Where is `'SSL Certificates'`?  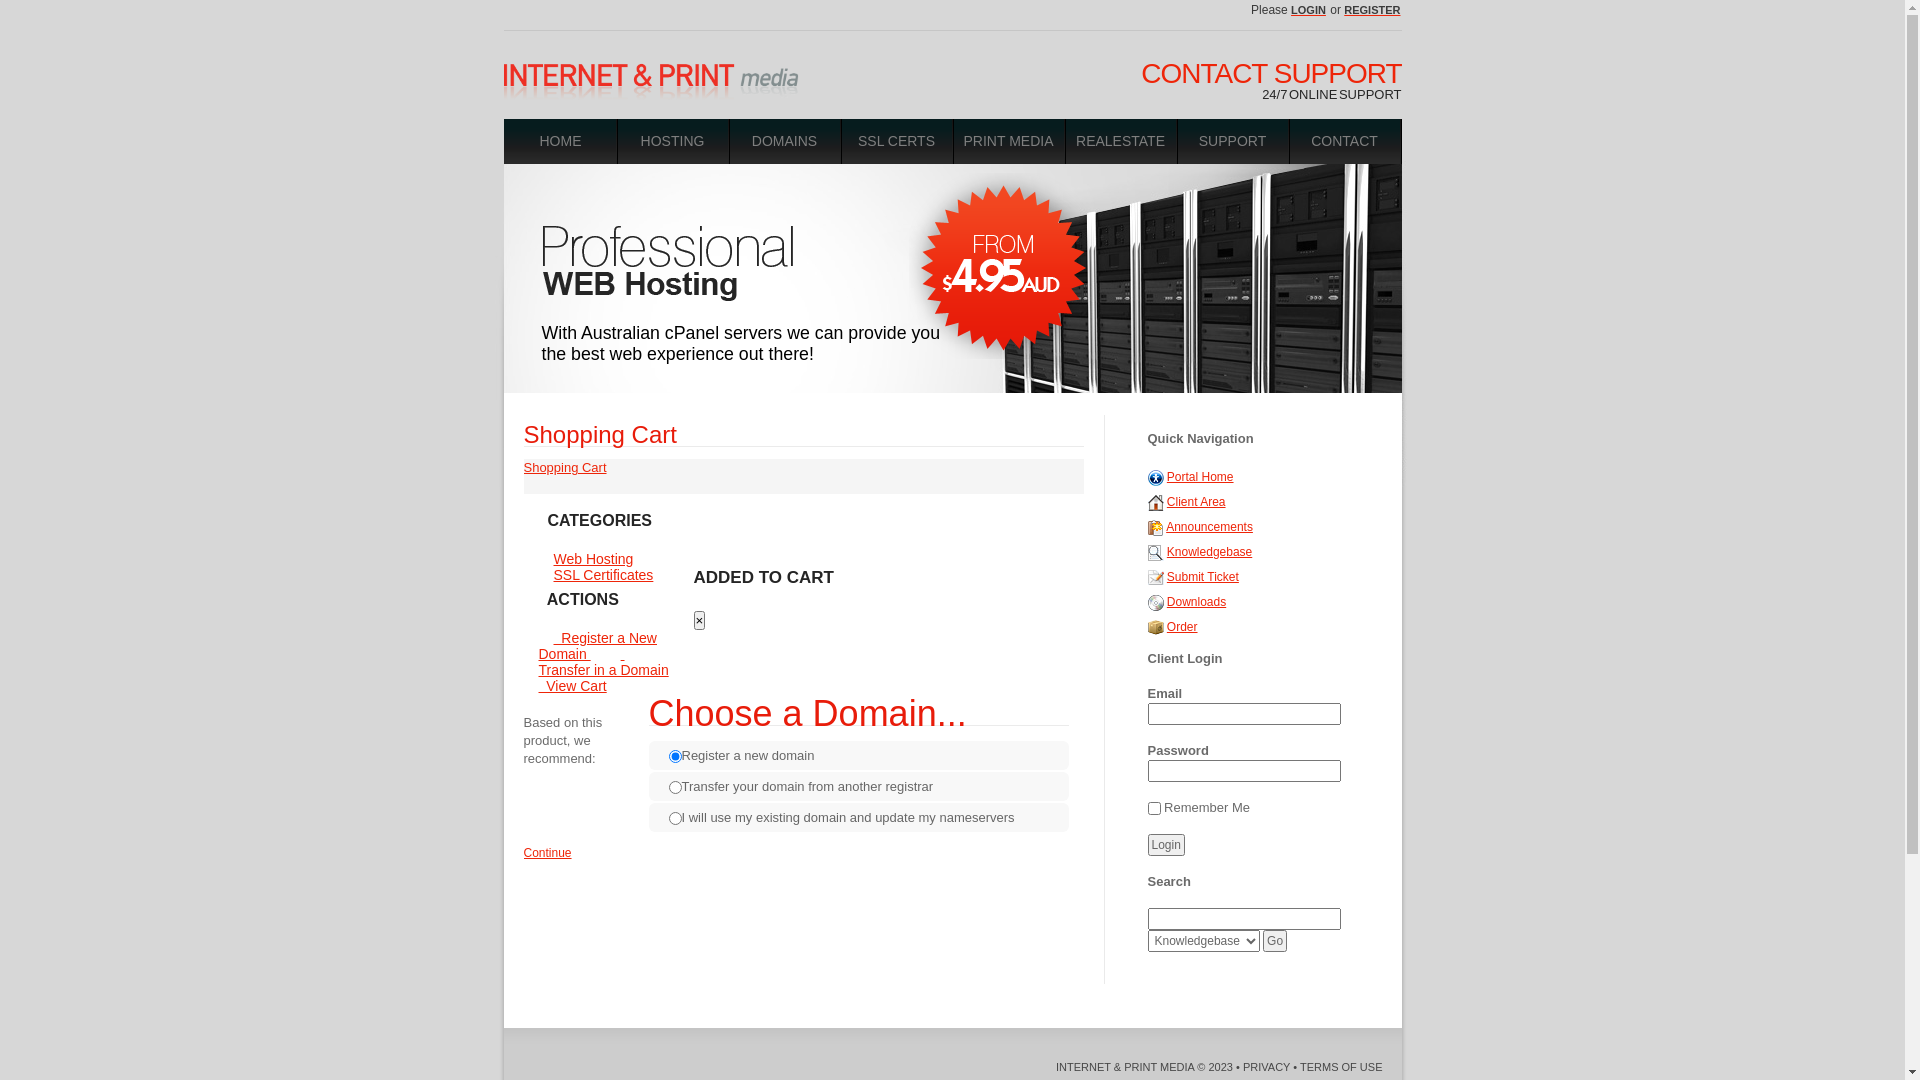 'SSL Certificates' is located at coordinates (537, 574).